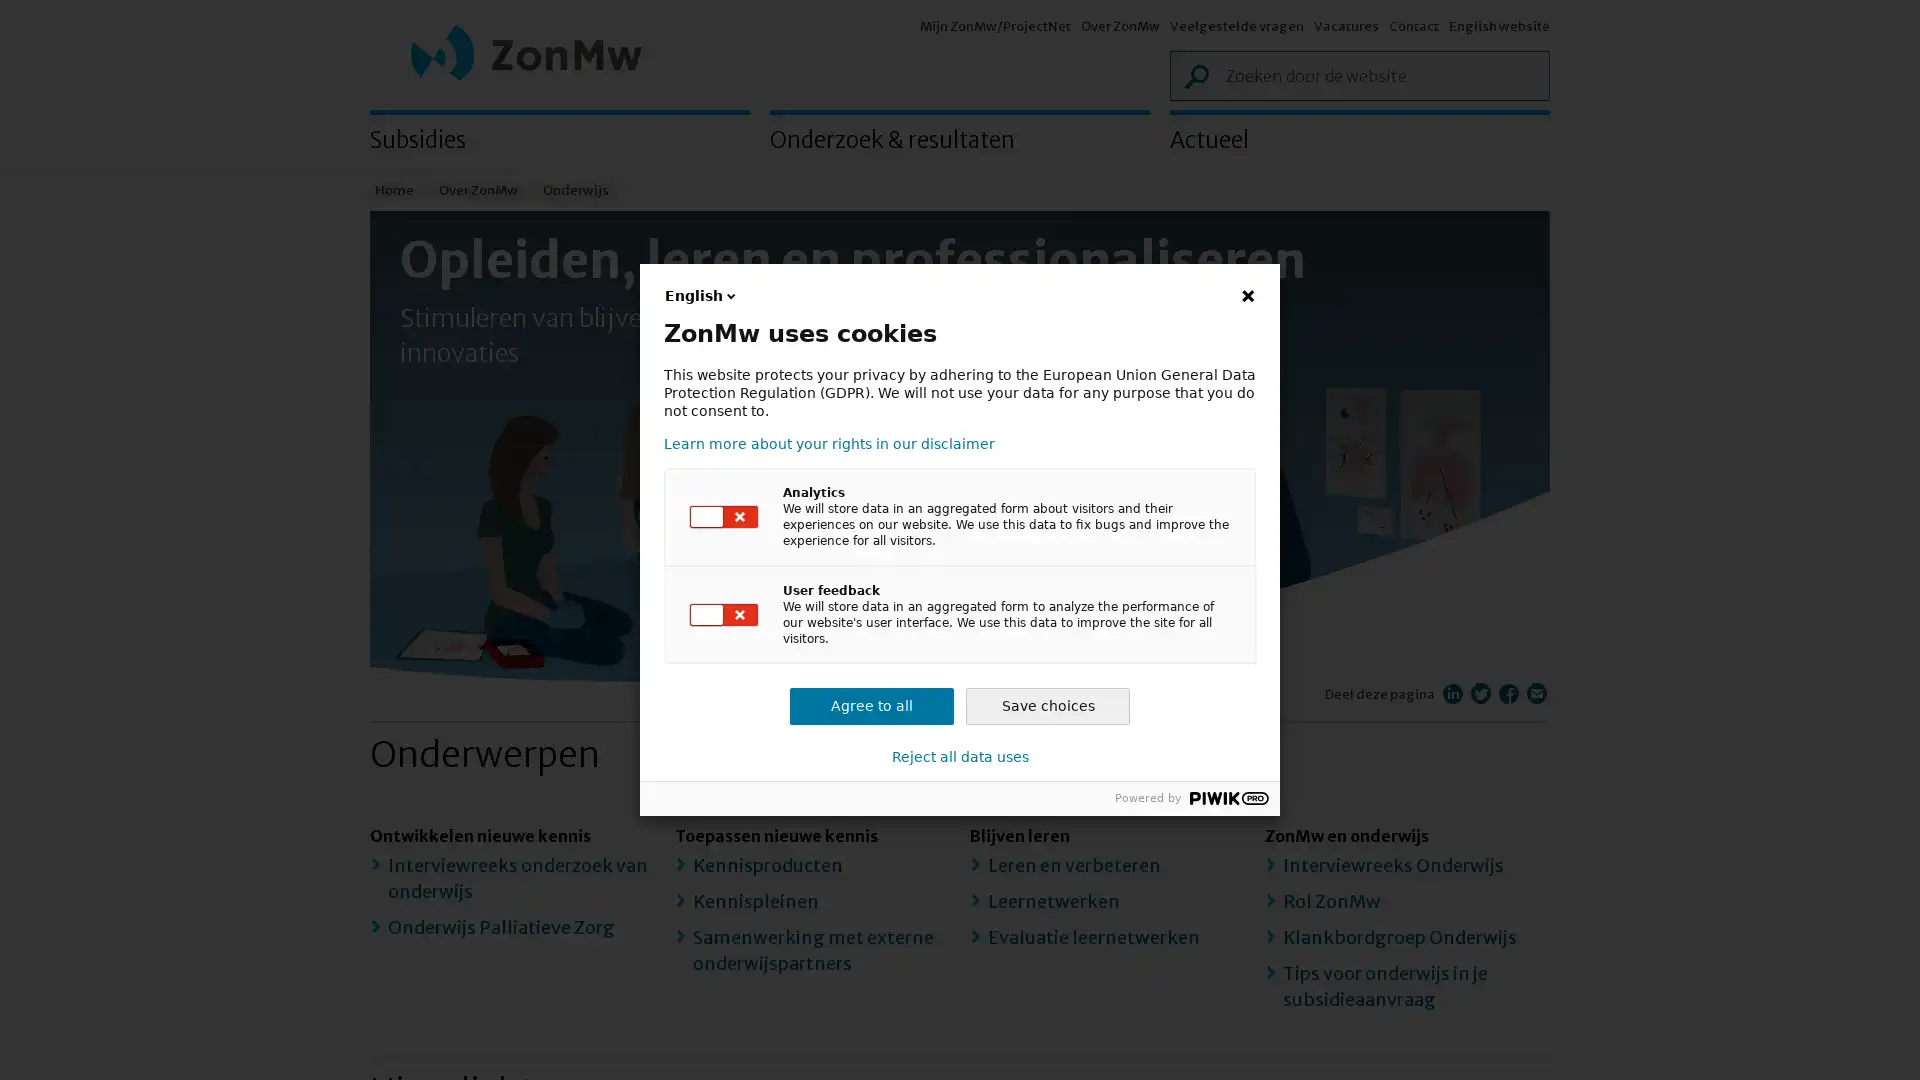 Image resolution: width=1920 pixels, height=1080 pixels. What do you see at coordinates (1536, 75) in the screenshot?
I see `Zoek` at bounding box center [1536, 75].